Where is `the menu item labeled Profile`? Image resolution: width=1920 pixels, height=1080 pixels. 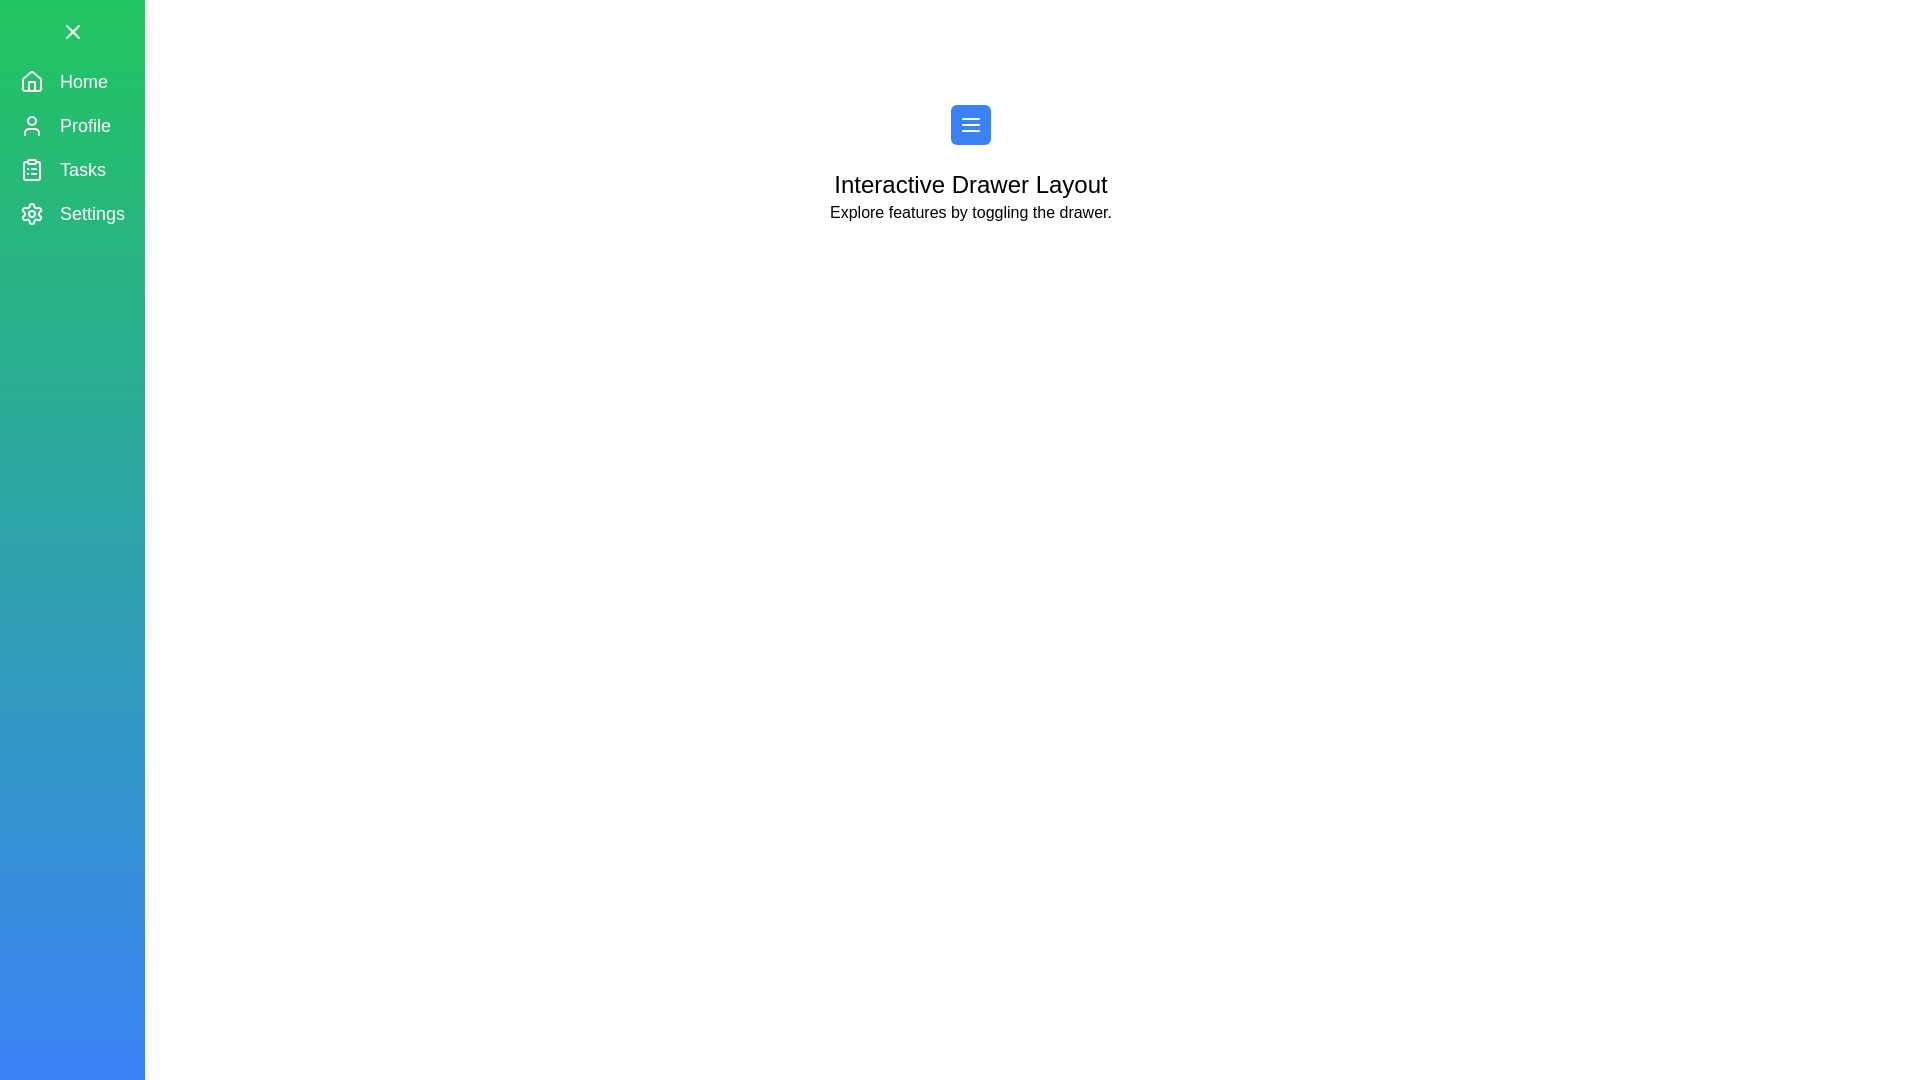
the menu item labeled Profile is located at coordinates (72, 126).